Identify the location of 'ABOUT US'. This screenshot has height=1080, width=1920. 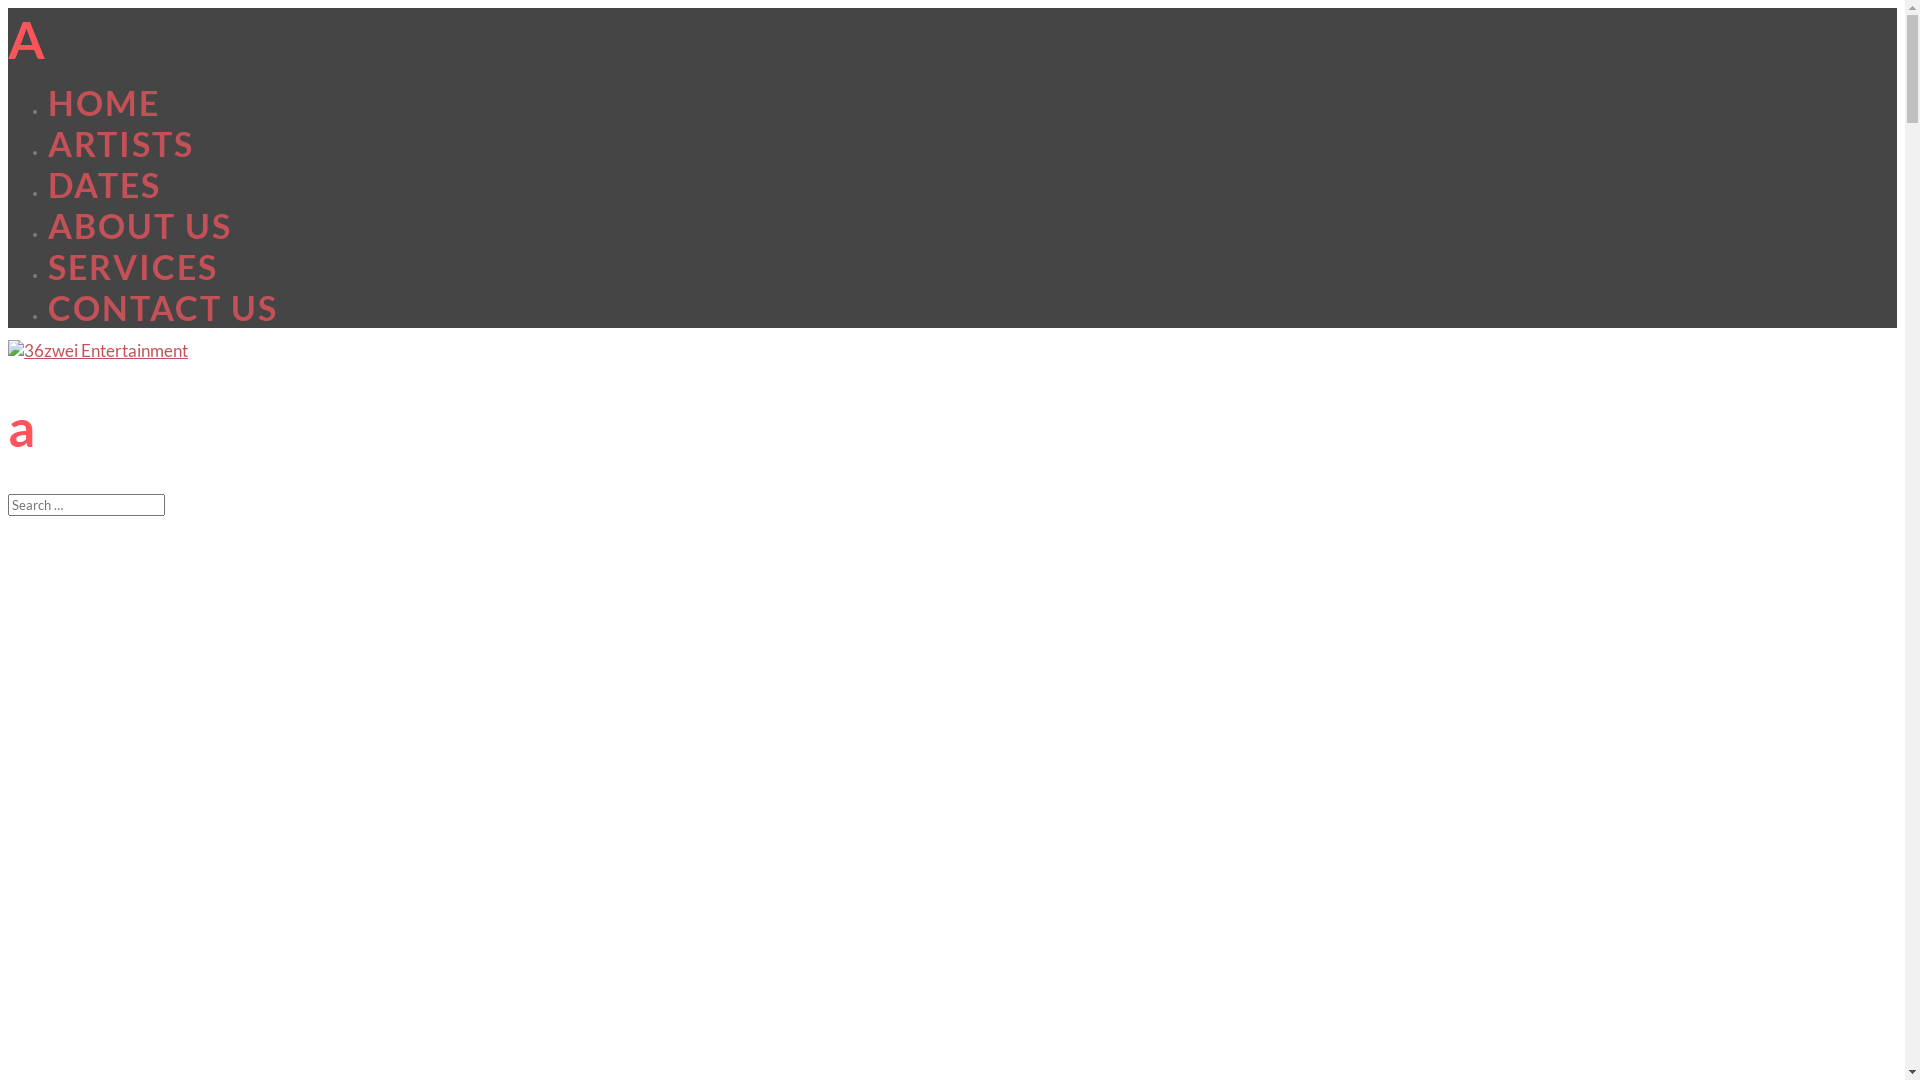
(138, 225).